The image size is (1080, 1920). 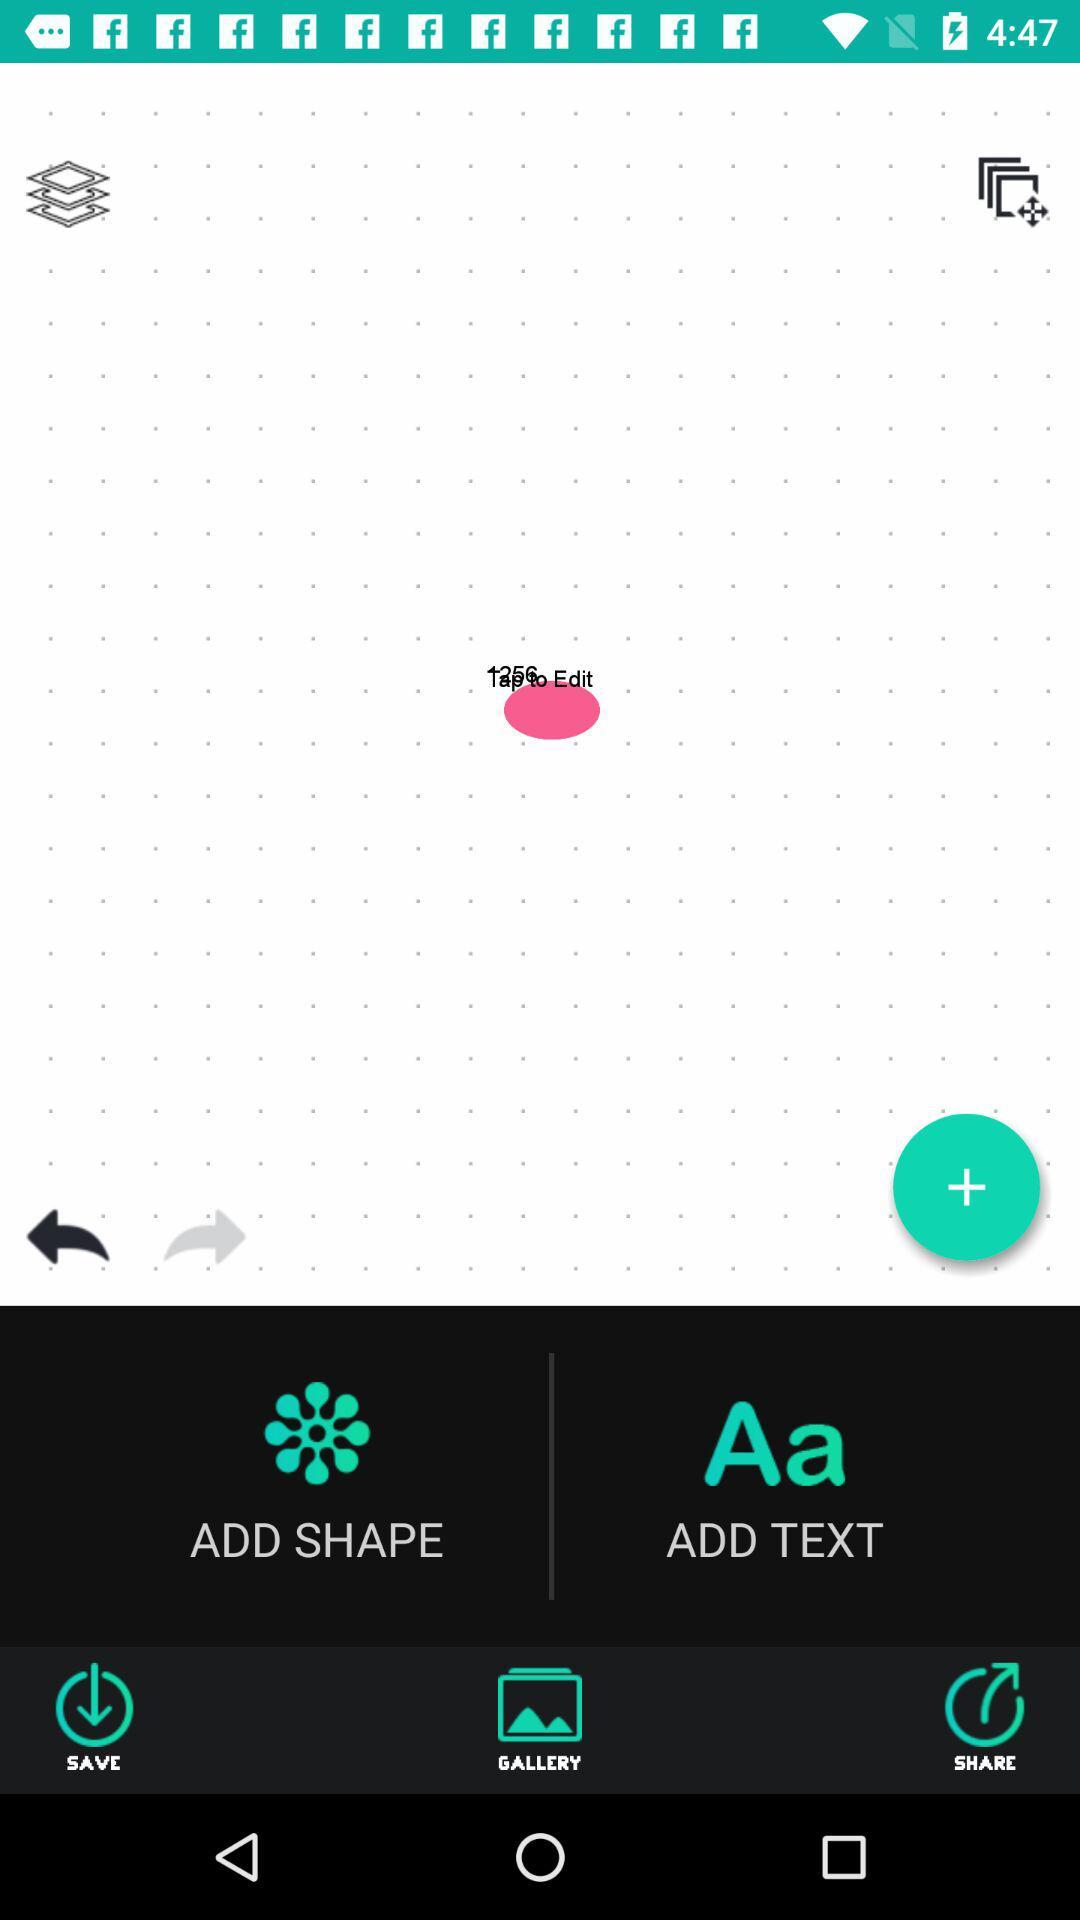 What do you see at coordinates (204, 1236) in the screenshot?
I see `re-doo action/line` at bounding box center [204, 1236].